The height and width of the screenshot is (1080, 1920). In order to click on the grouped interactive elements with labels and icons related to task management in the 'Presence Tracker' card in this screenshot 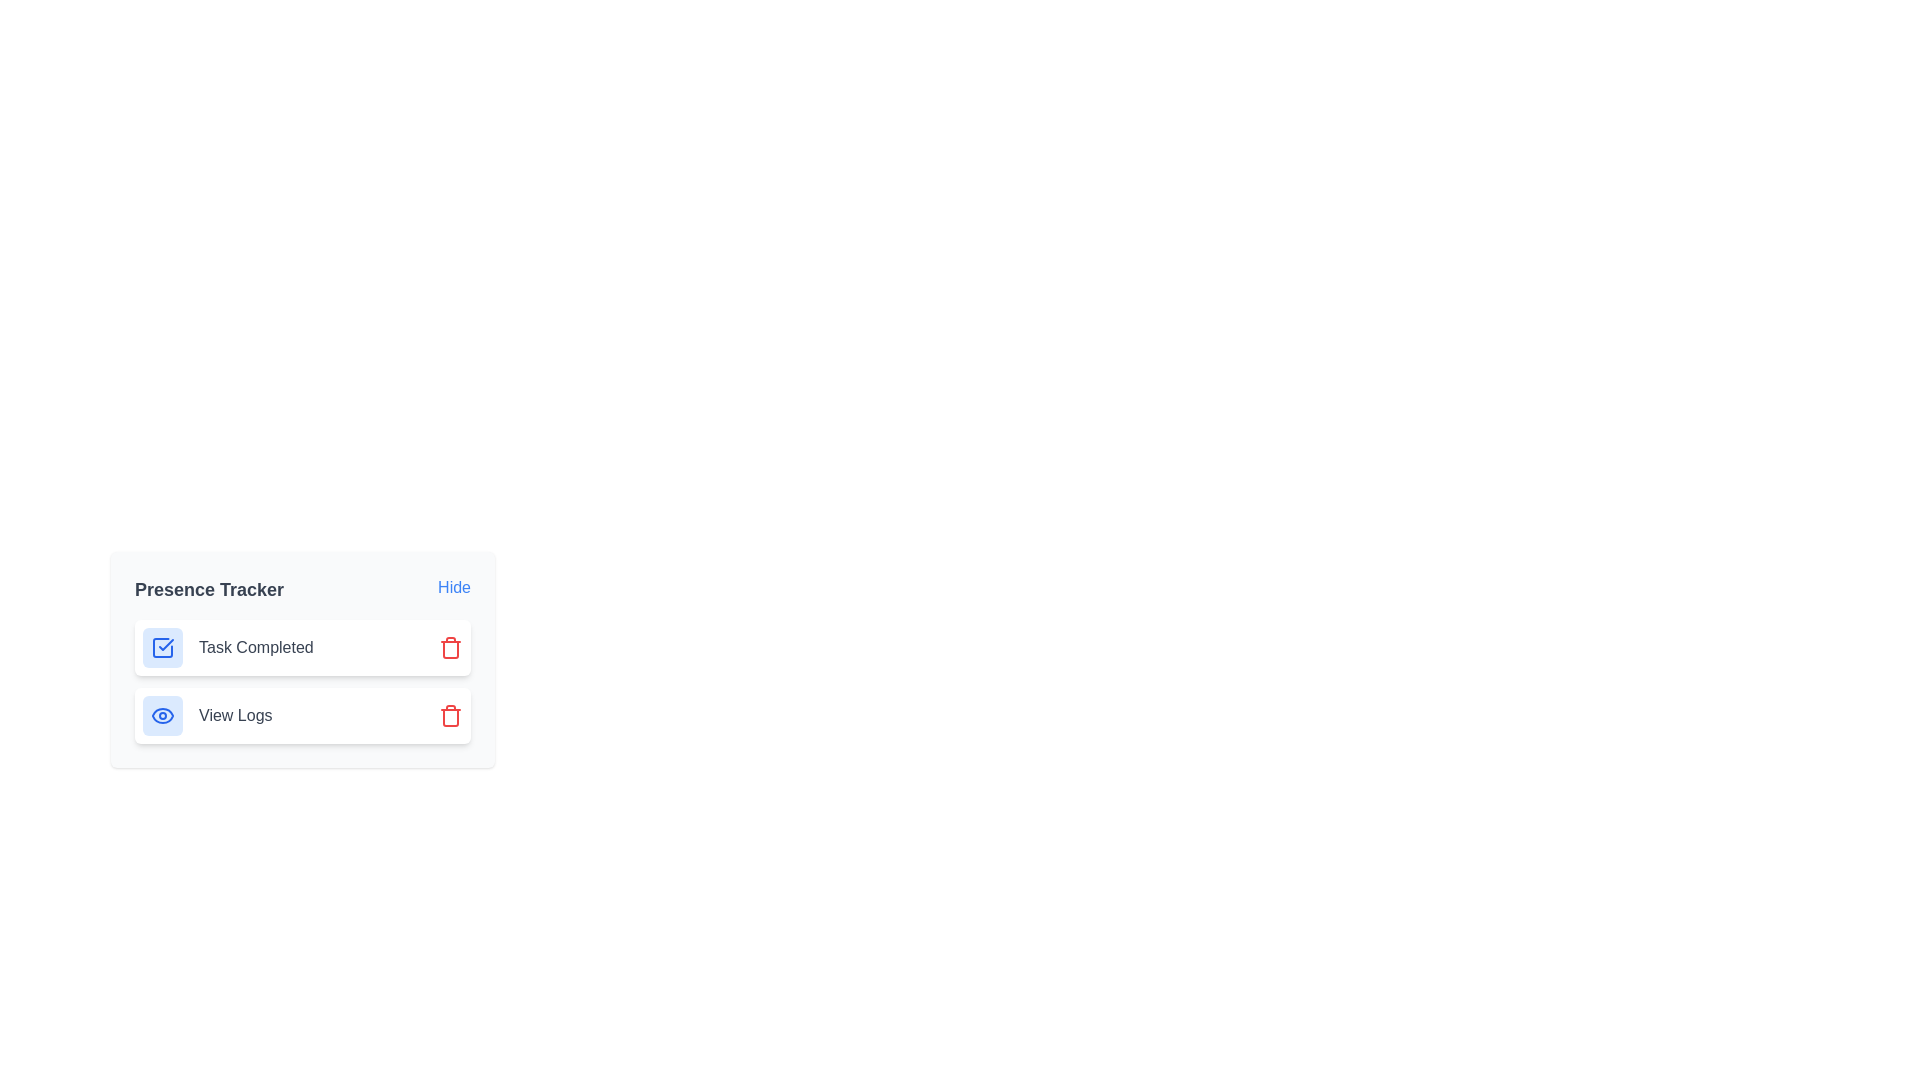, I will do `click(301, 681)`.